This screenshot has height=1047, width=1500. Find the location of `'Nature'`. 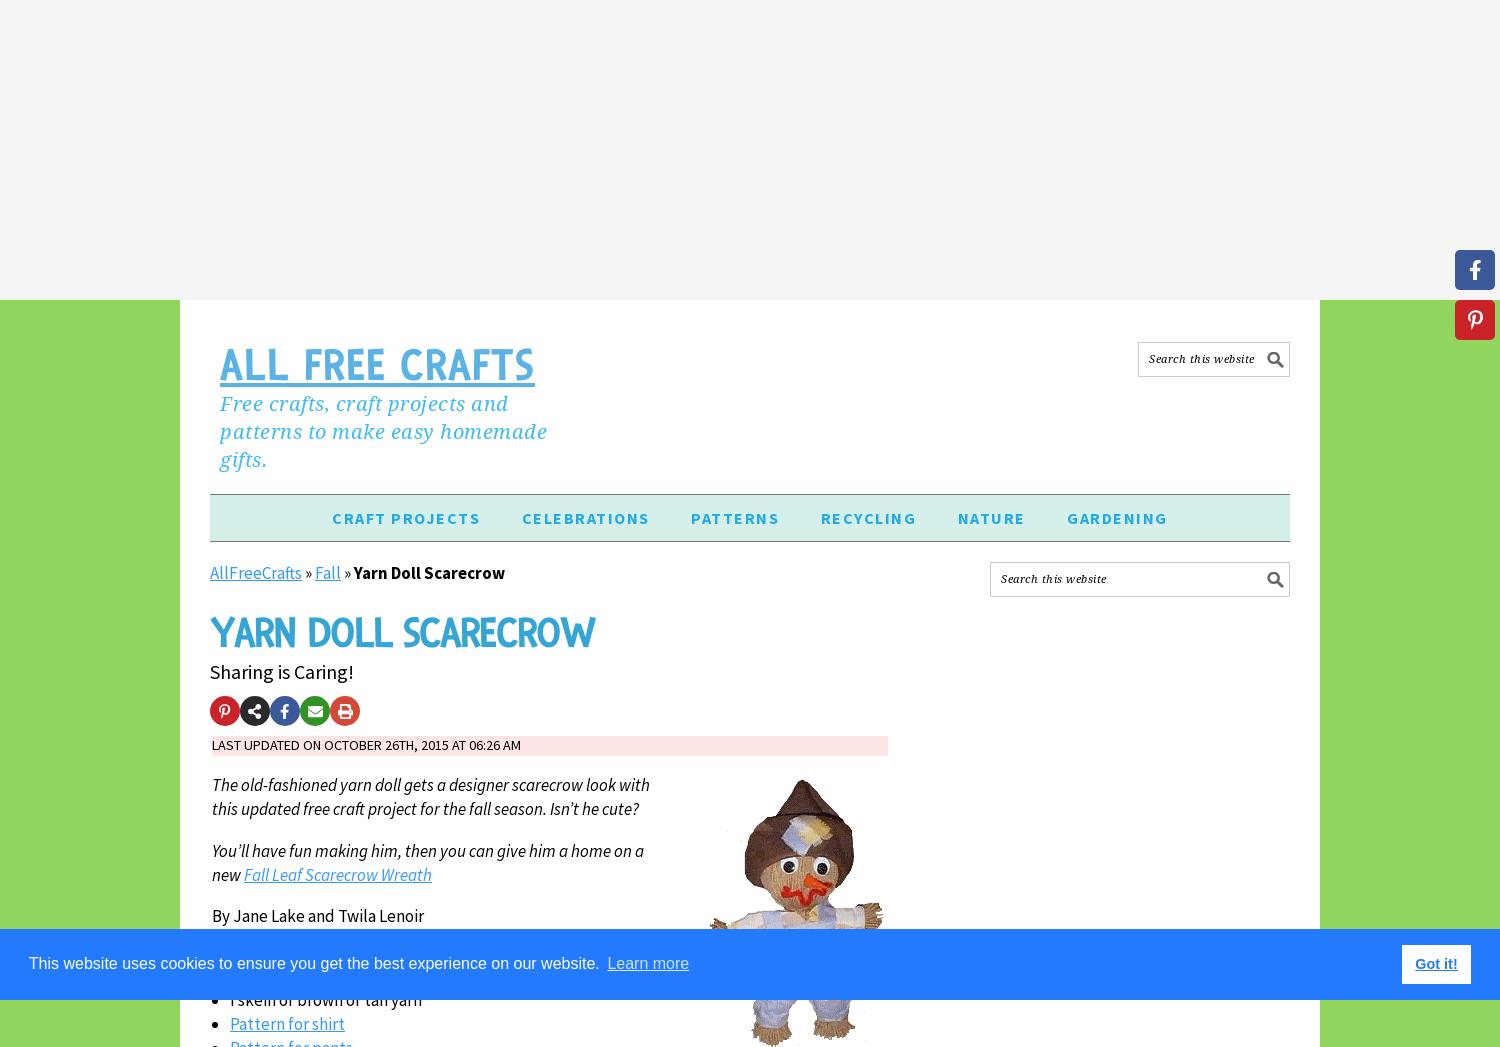

'Nature' is located at coordinates (990, 516).